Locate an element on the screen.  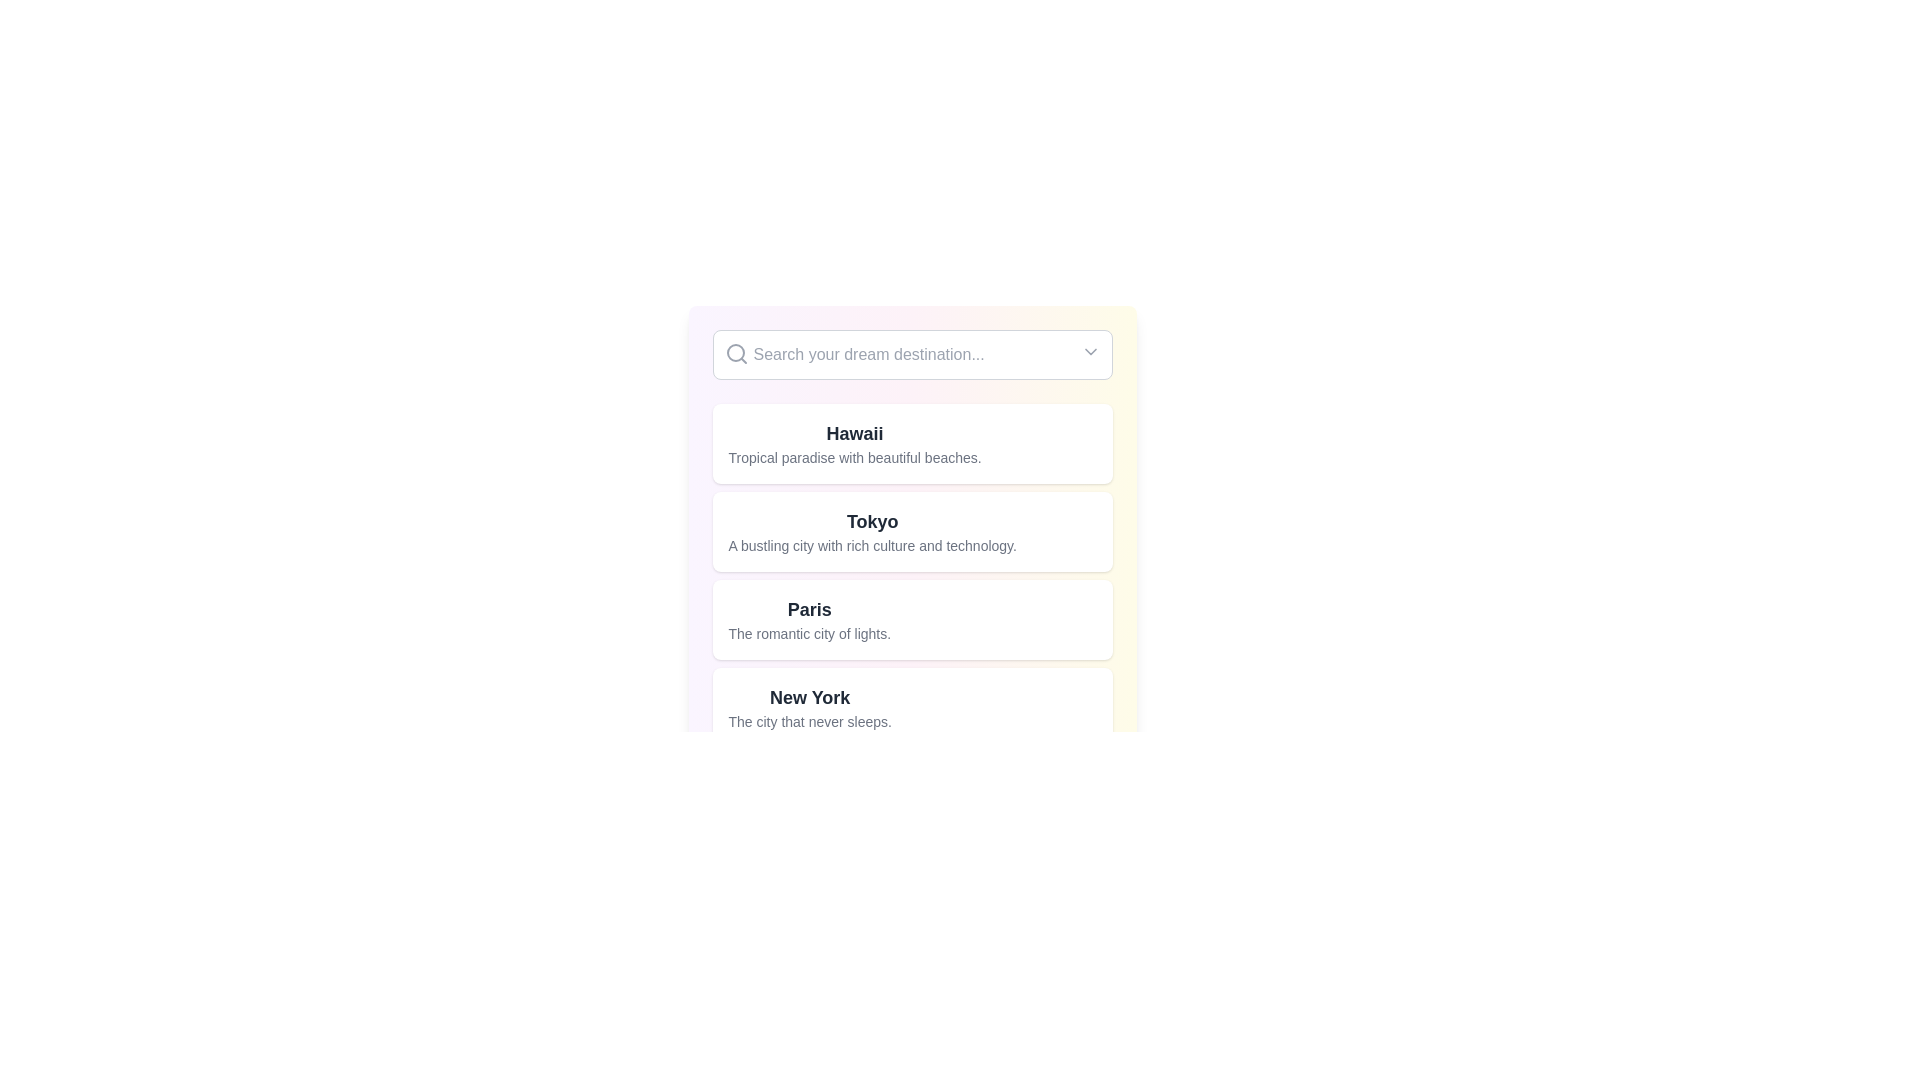
the Text Label that serves as the title for the 'Paris' section in the list of destinations is located at coordinates (809, 608).